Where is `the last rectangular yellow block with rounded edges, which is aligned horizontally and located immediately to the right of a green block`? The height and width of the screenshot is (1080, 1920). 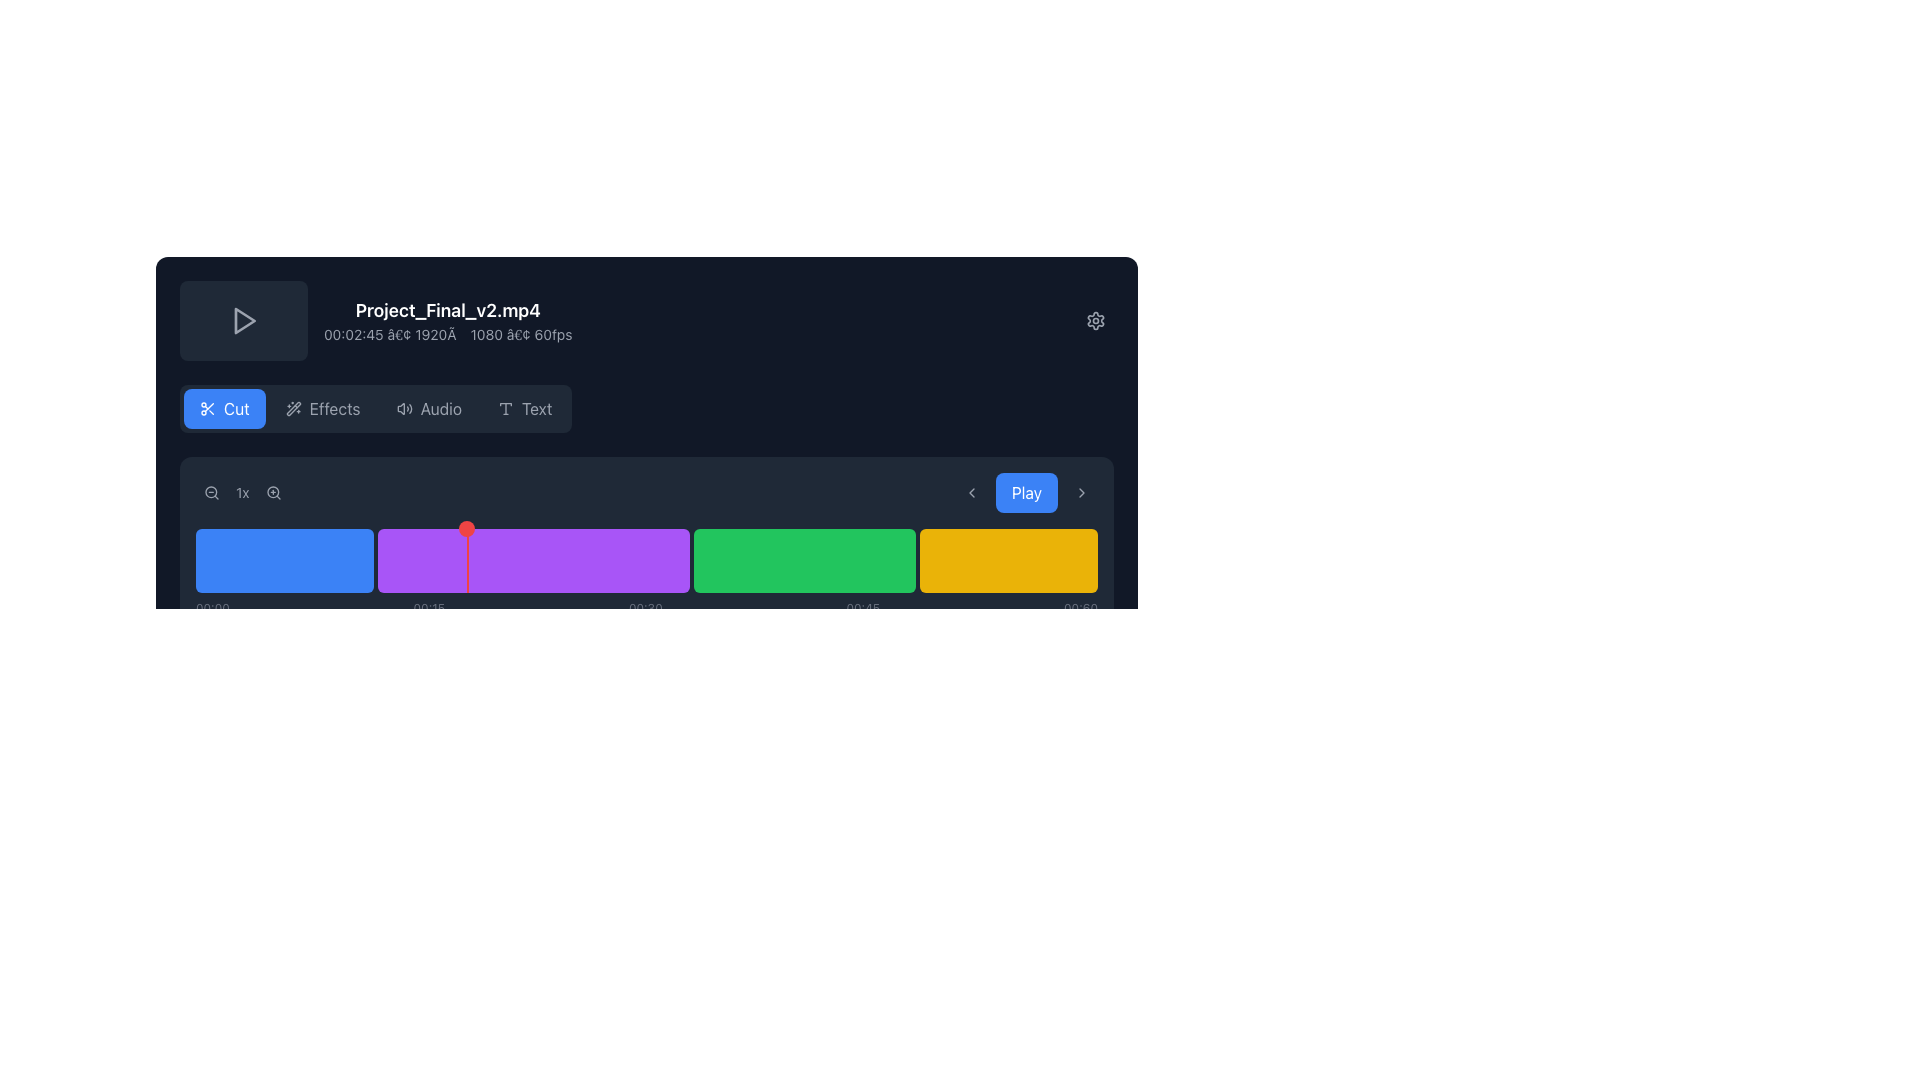
the last rectangular yellow block with rounded edges, which is aligned horizontally and located immediately to the right of a green block is located at coordinates (1008, 560).